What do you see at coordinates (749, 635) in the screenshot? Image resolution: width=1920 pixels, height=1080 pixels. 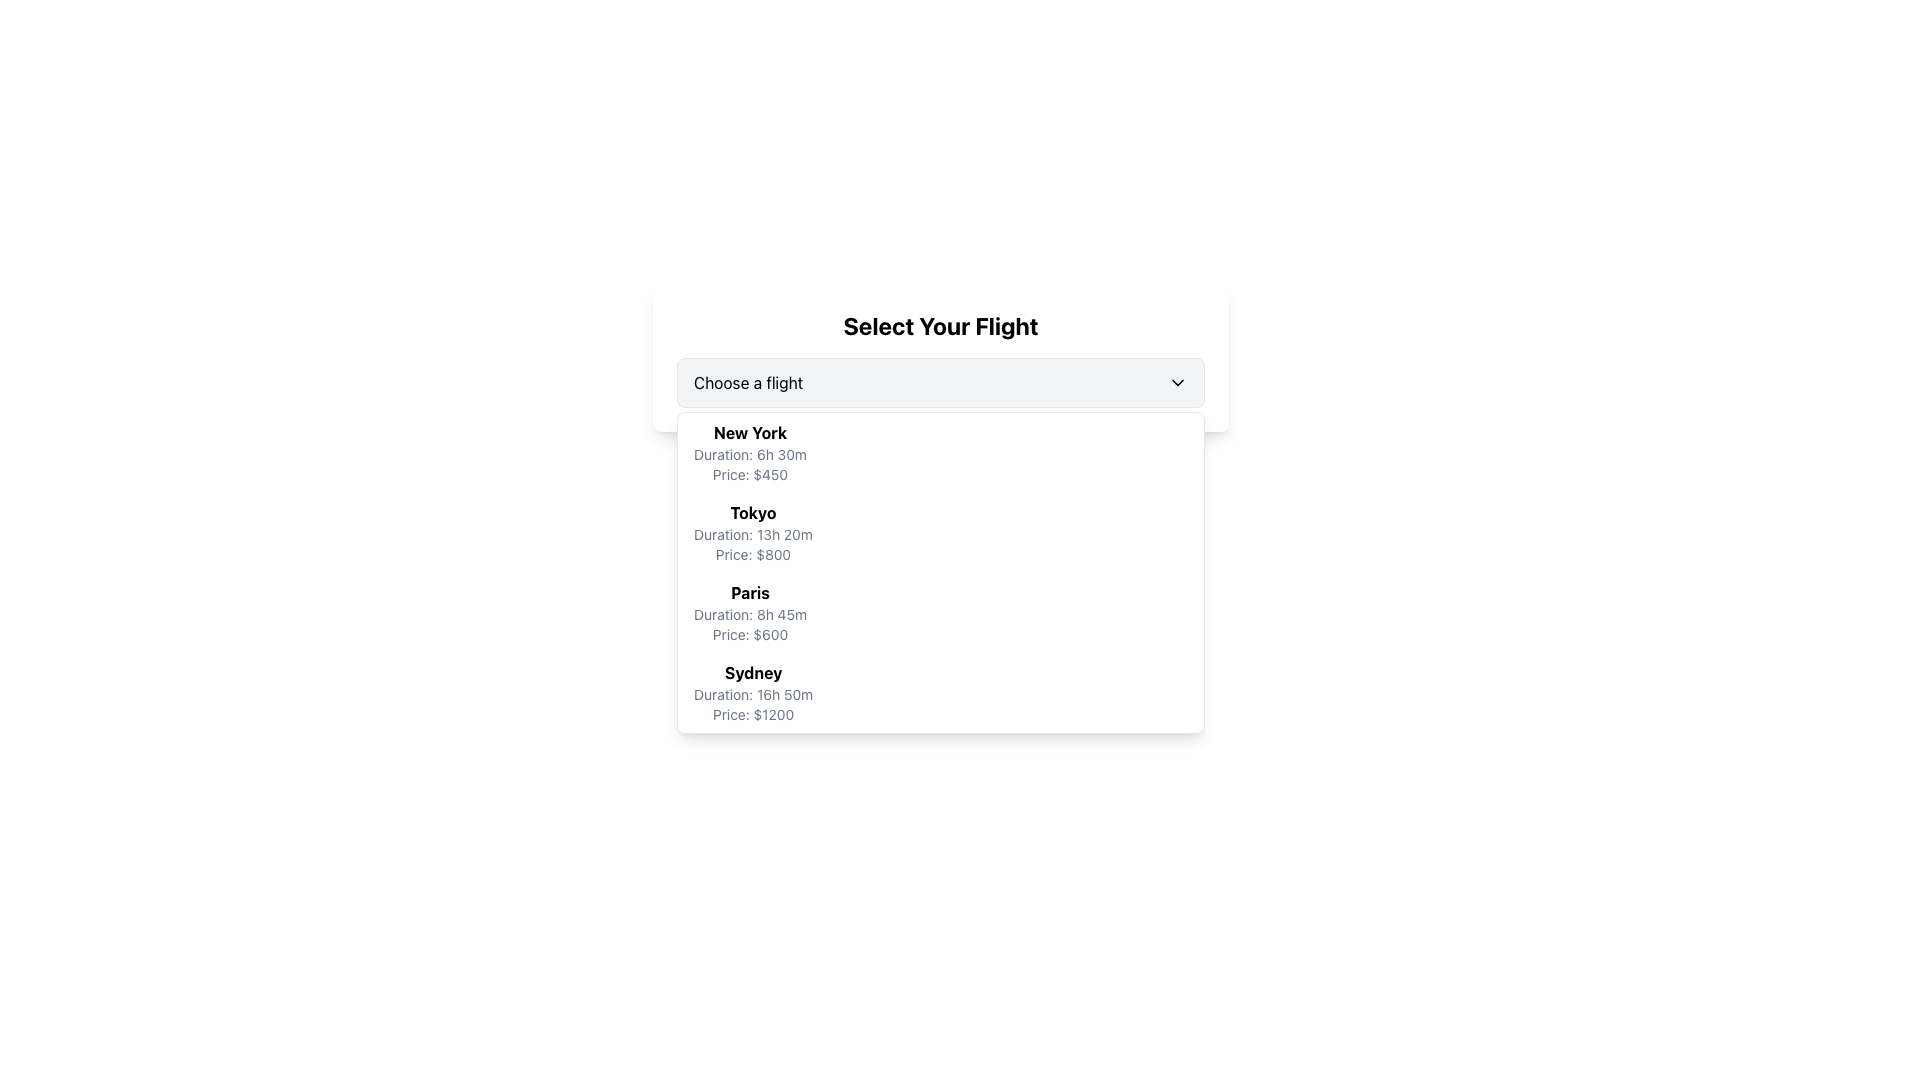 I see `the static text displaying 'Price: $600', which is positioned below the 'Duration: 8h 45m' text in the Paris flight option row` at bounding box center [749, 635].